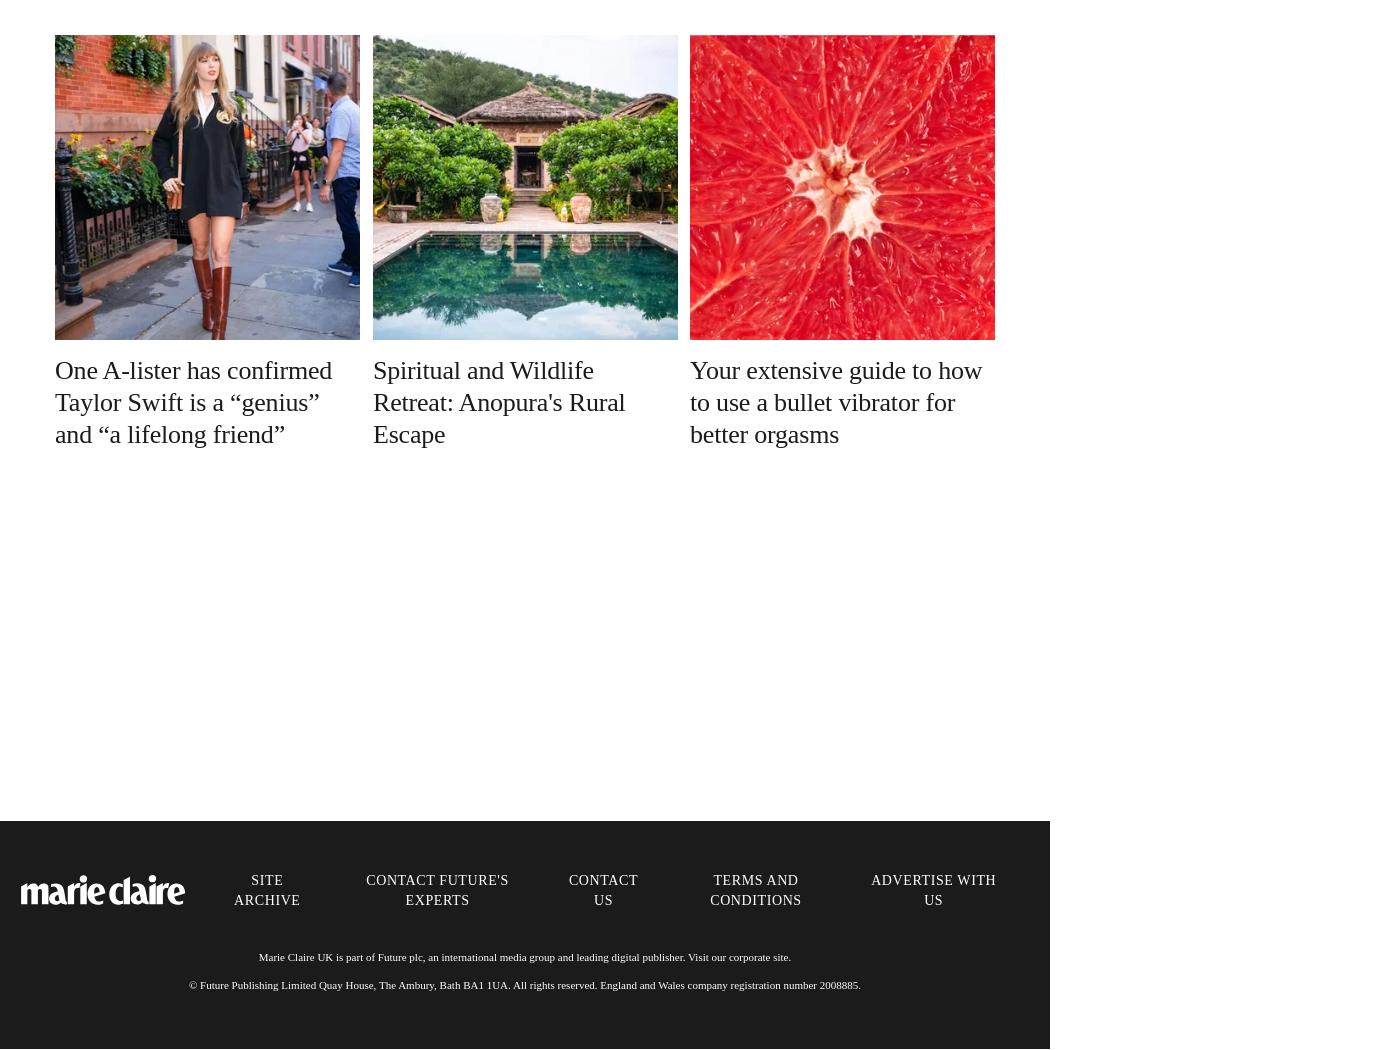 The width and height of the screenshot is (1400, 1050). Describe the element at coordinates (473, 955) in the screenshot. I see `'Marie Claire UK is part of Future plc, an international media group and leading digital publisher.'` at that location.